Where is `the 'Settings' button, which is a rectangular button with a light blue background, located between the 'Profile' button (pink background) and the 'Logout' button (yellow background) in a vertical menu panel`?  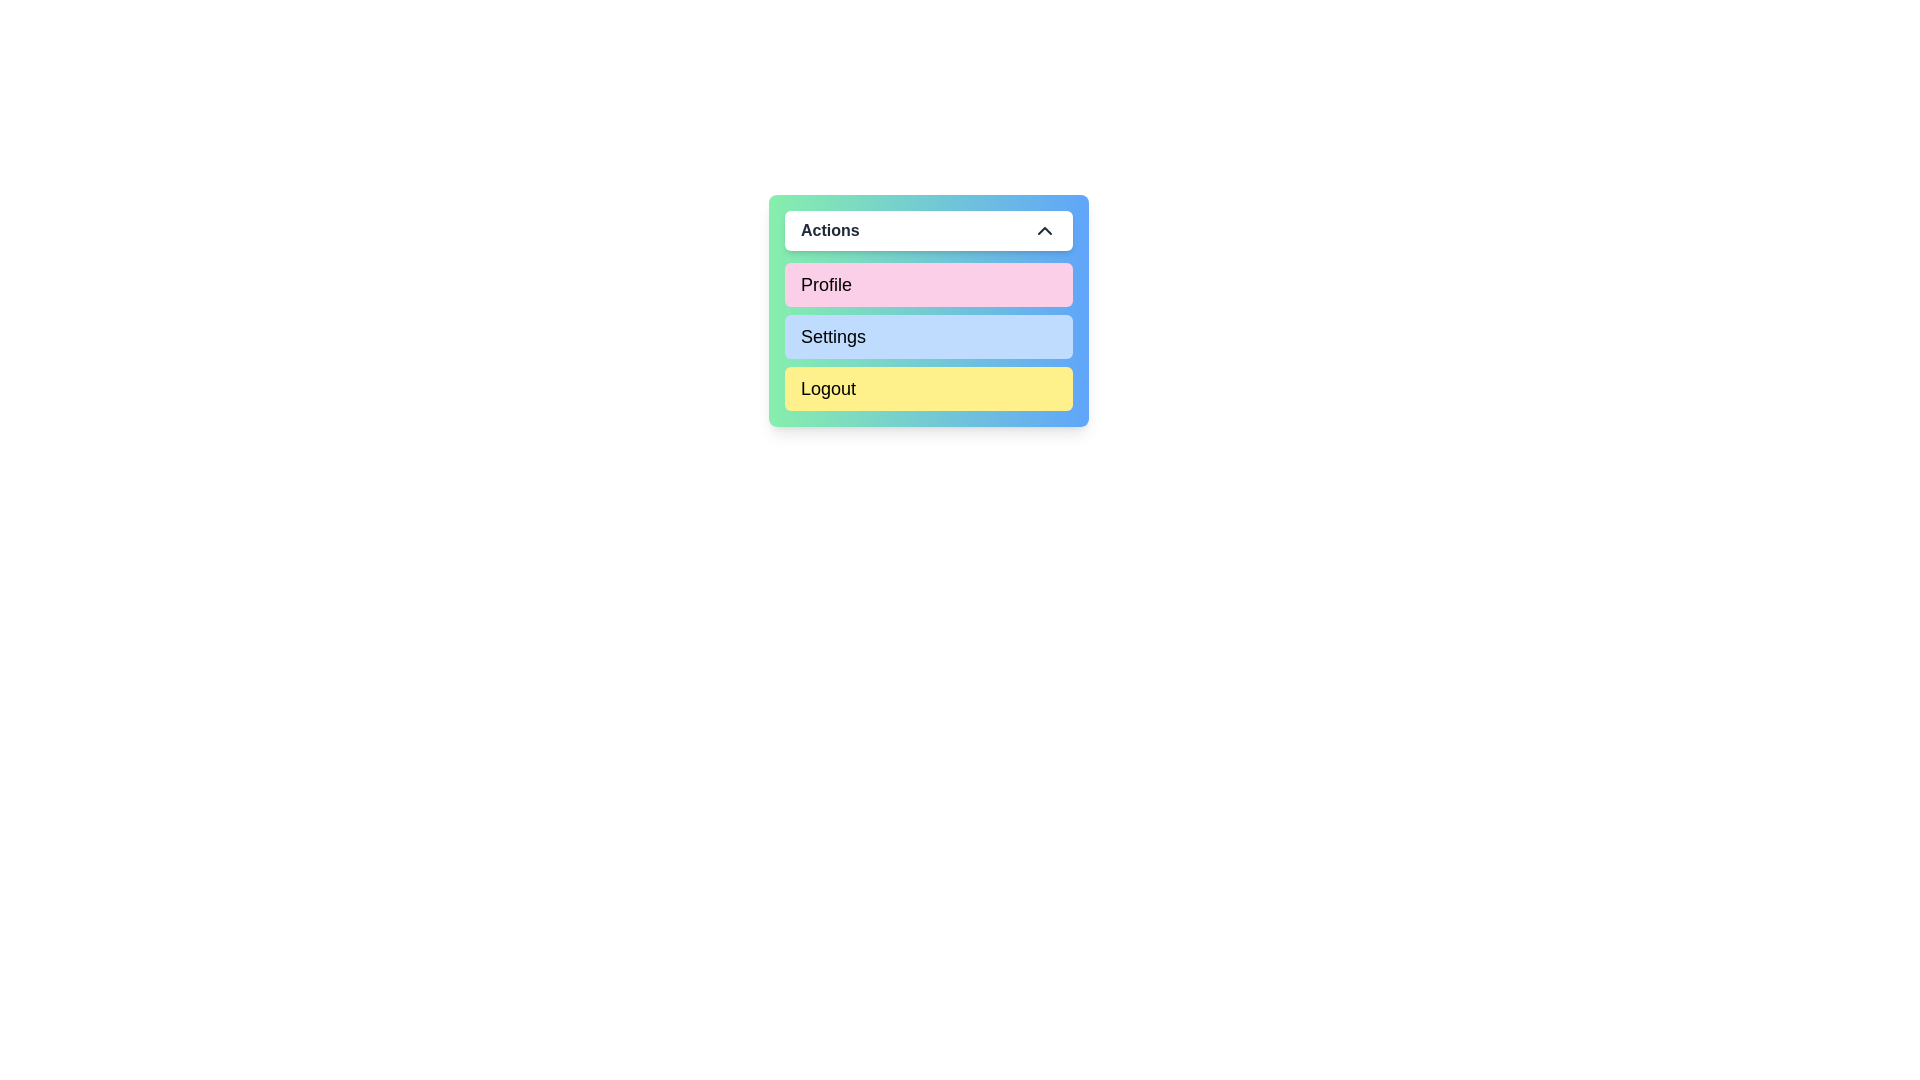
the 'Settings' button, which is a rectangular button with a light blue background, located between the 'Profile' button (pink background) and the 'Logout' button (yellow background) in a vertical menu panel is located at coordinates (928, 335).